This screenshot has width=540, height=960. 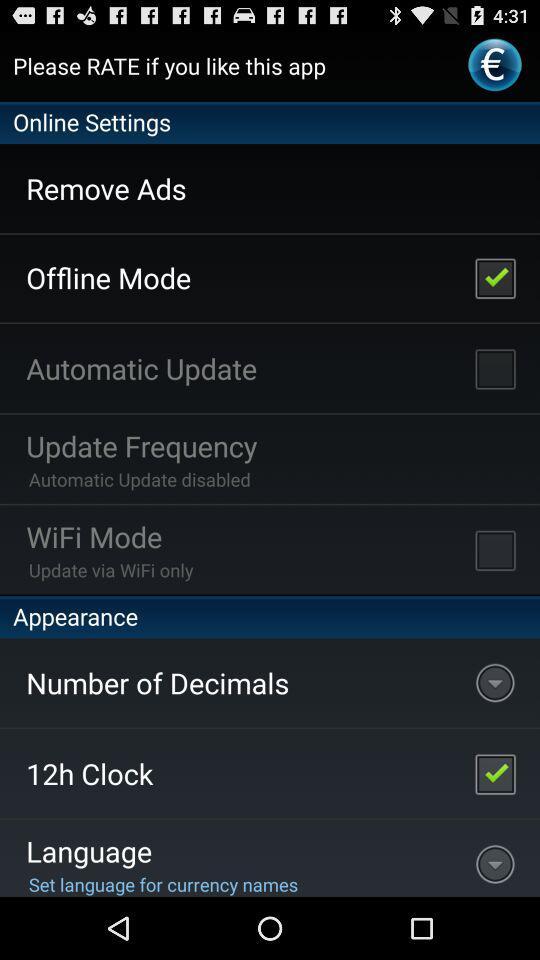 What do you see at coordinates (494, 367) in the screenshot?
I see `the item to the right of the automatic update app` at bounding box center [494, 367].